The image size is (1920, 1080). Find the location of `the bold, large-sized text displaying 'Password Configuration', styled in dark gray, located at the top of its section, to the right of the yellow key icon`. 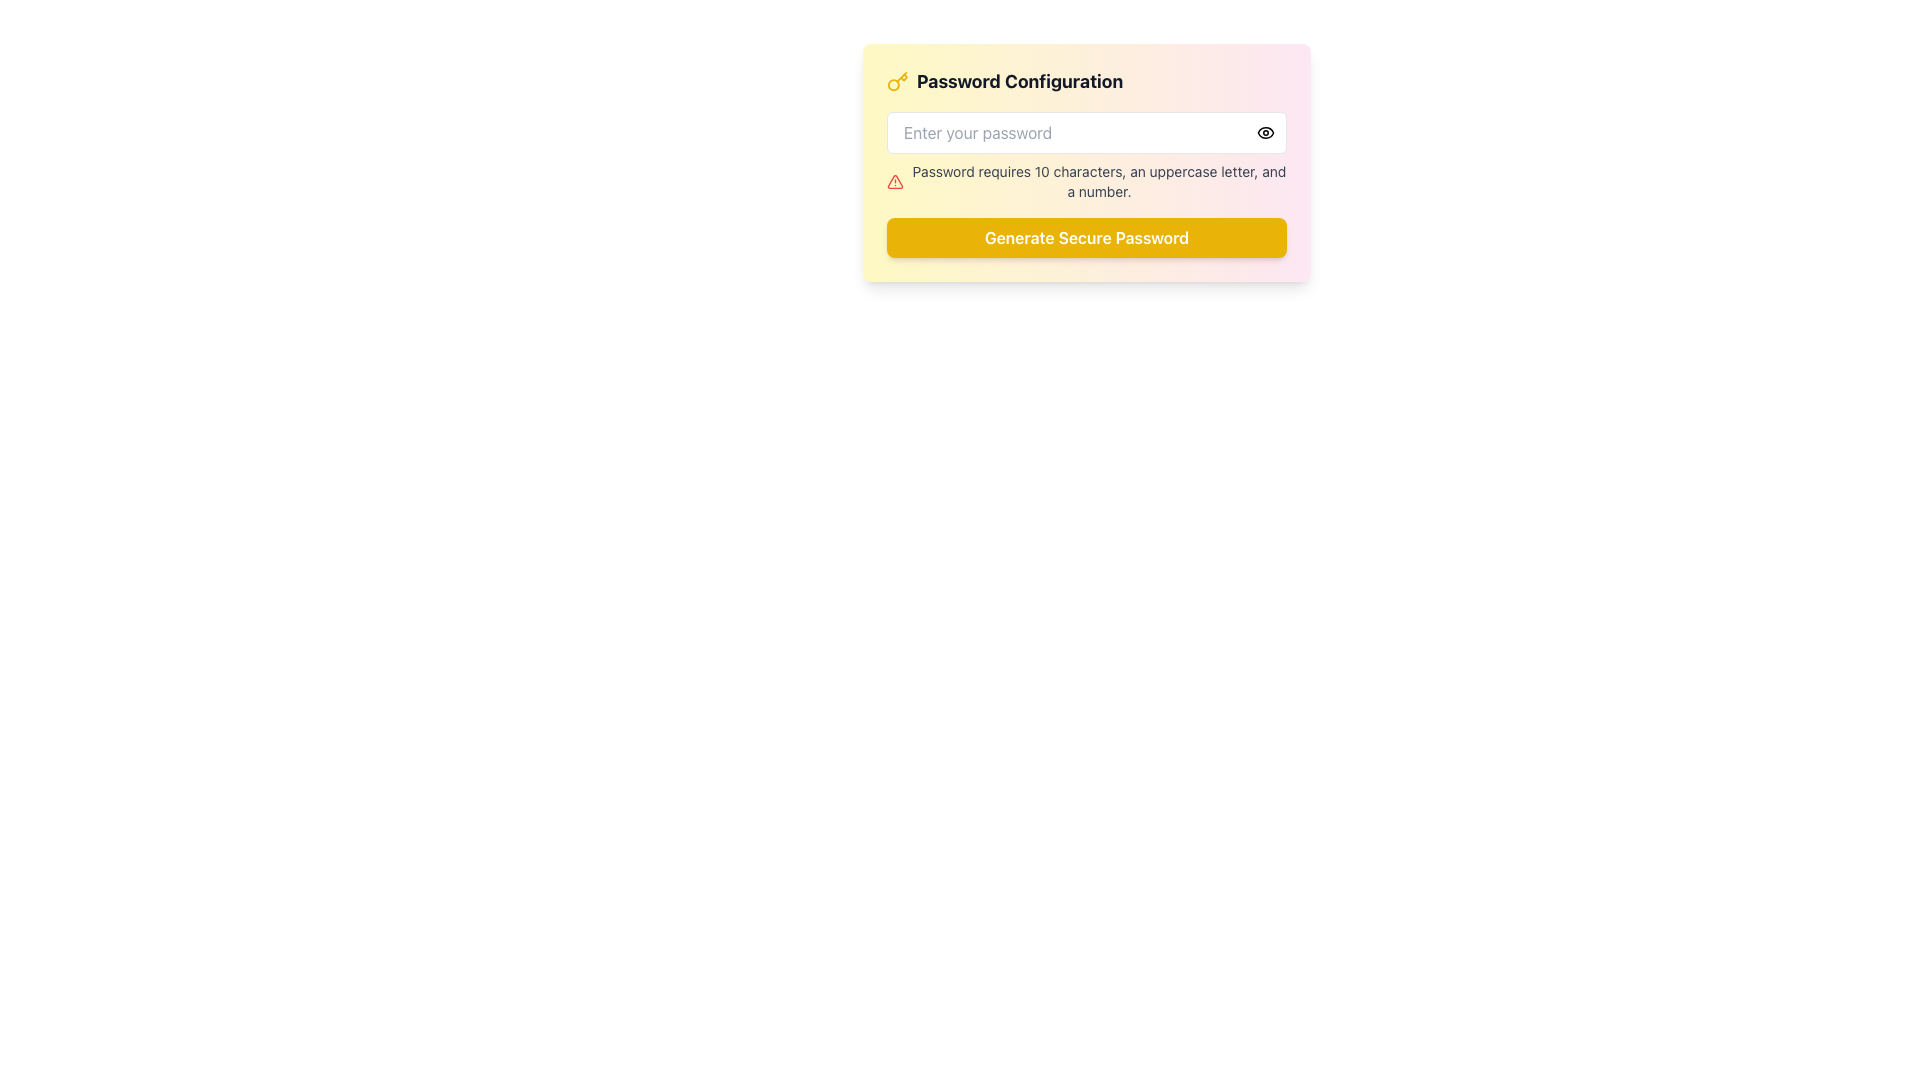

the bold, large-sized text displaying 'Password Configuration', styled in dark gray, located at the top of its section, to the right of the yellow key icon is located at coordinates (1020, 80).